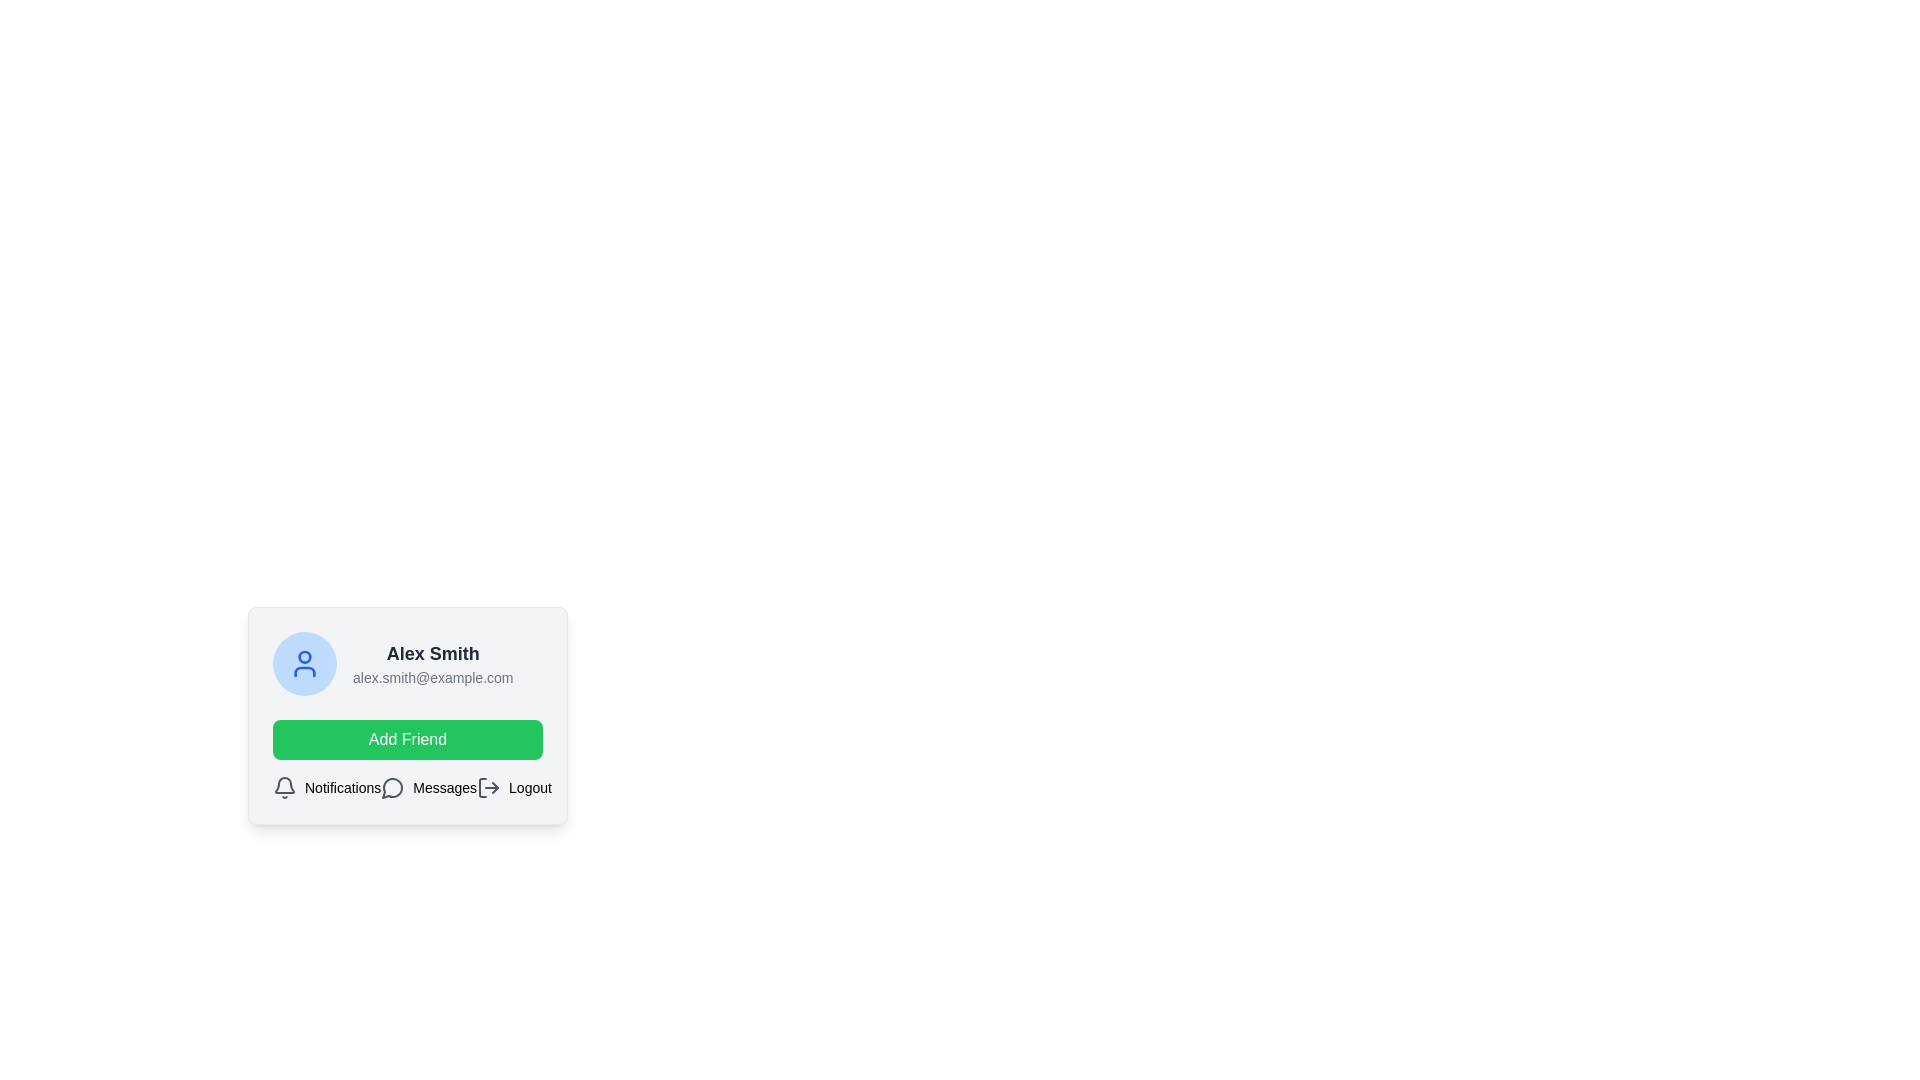 The image size is (1920, 1080). What do you see at coordinates (304, 656) in the screenshot?
I see `the decorative or functional indicator circle located at the top-center of the user profile icon in the upper-left area of the user profile card` at bounding box center [304, 656].